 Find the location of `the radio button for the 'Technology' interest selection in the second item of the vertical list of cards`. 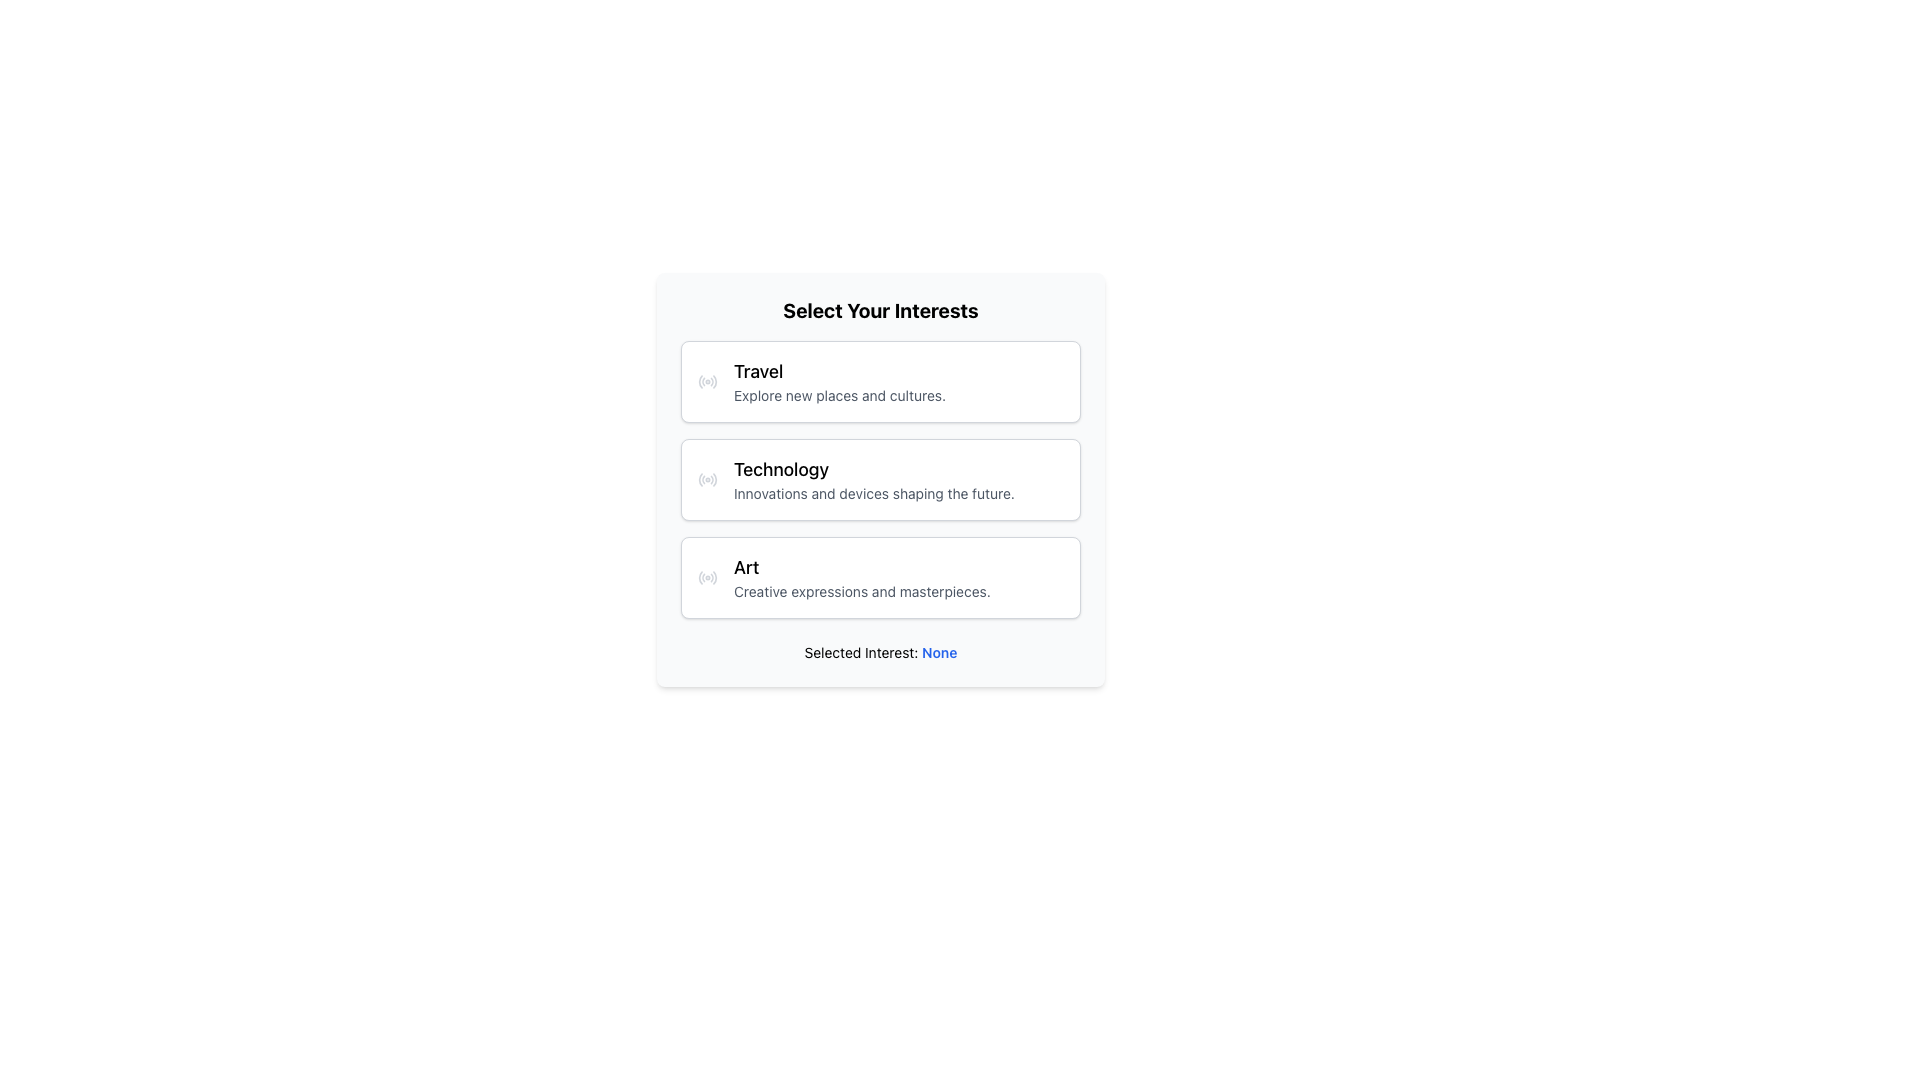

the radio button for the 'Technology' interest selection in the second item of the vertical list of cards is located at coordinates (880, 479).